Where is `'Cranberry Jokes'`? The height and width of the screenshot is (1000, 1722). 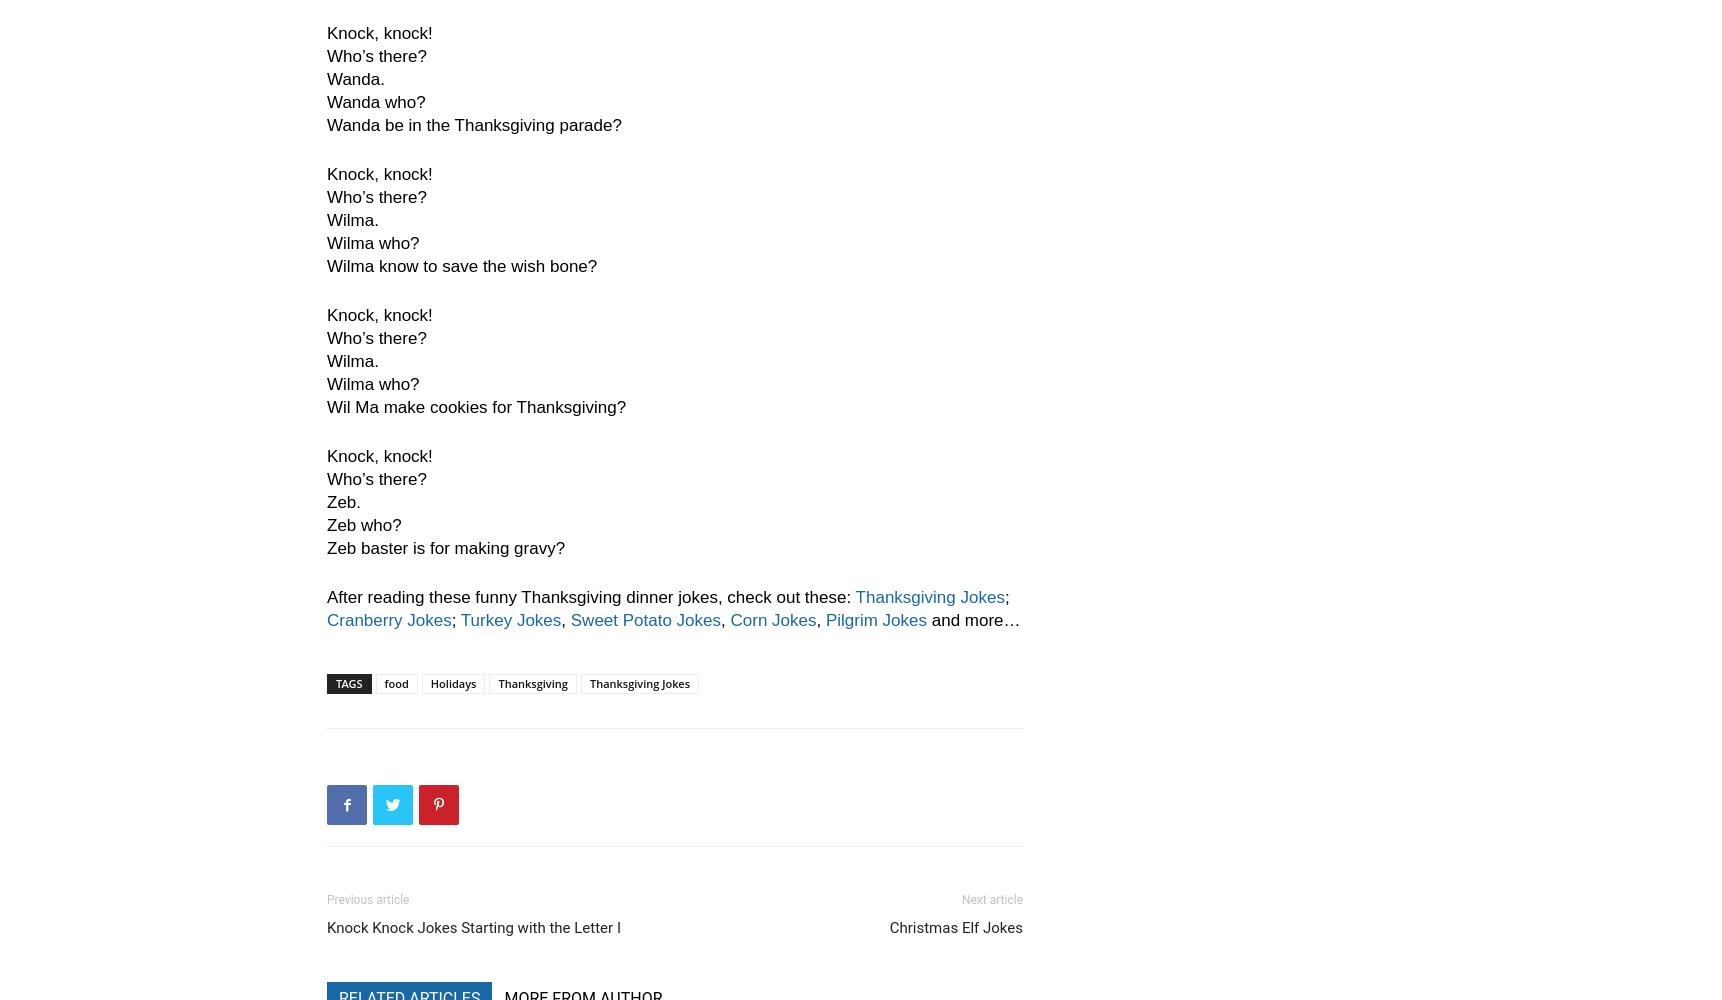 'Cranberry Jokes' is located at coordinates (388, 619).